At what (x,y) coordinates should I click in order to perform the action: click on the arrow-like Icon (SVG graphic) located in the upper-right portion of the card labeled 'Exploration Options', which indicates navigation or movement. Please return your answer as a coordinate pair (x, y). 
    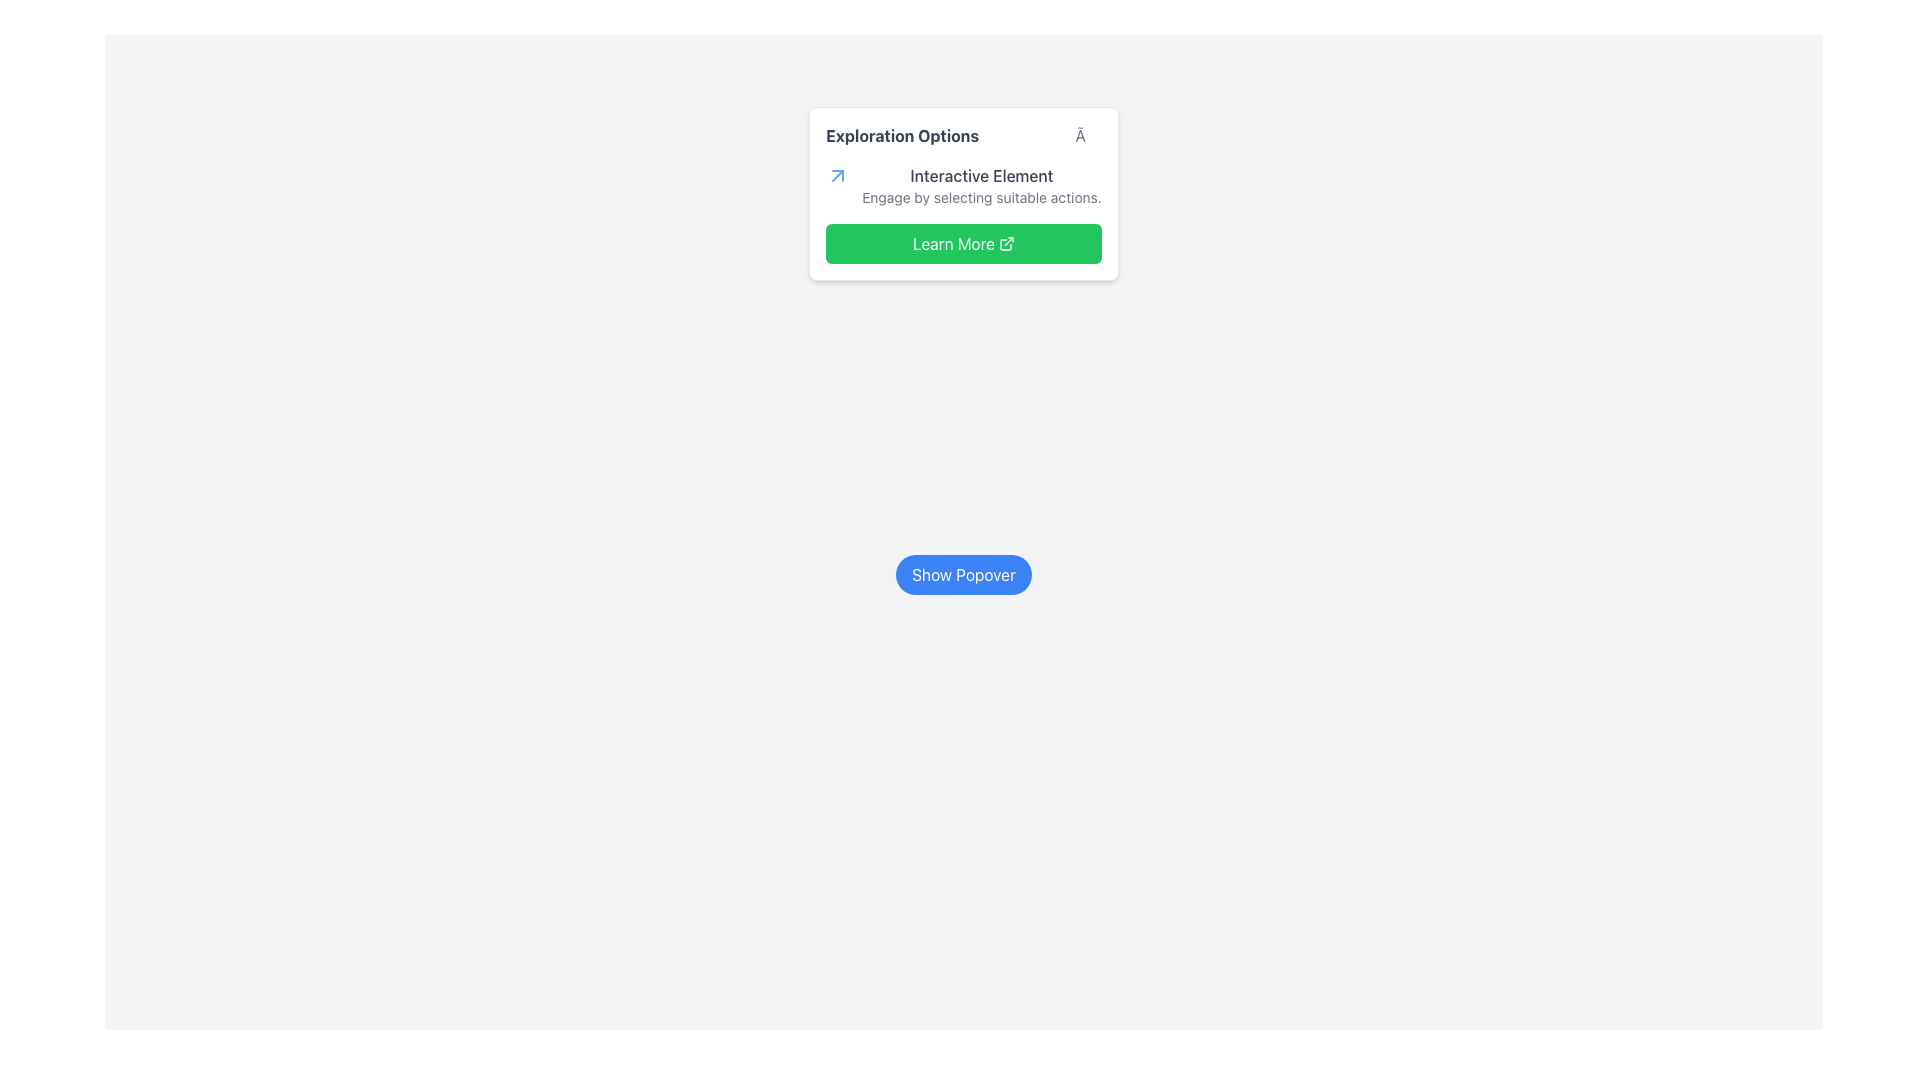
    Looking at the image, I should click on (838, 175).